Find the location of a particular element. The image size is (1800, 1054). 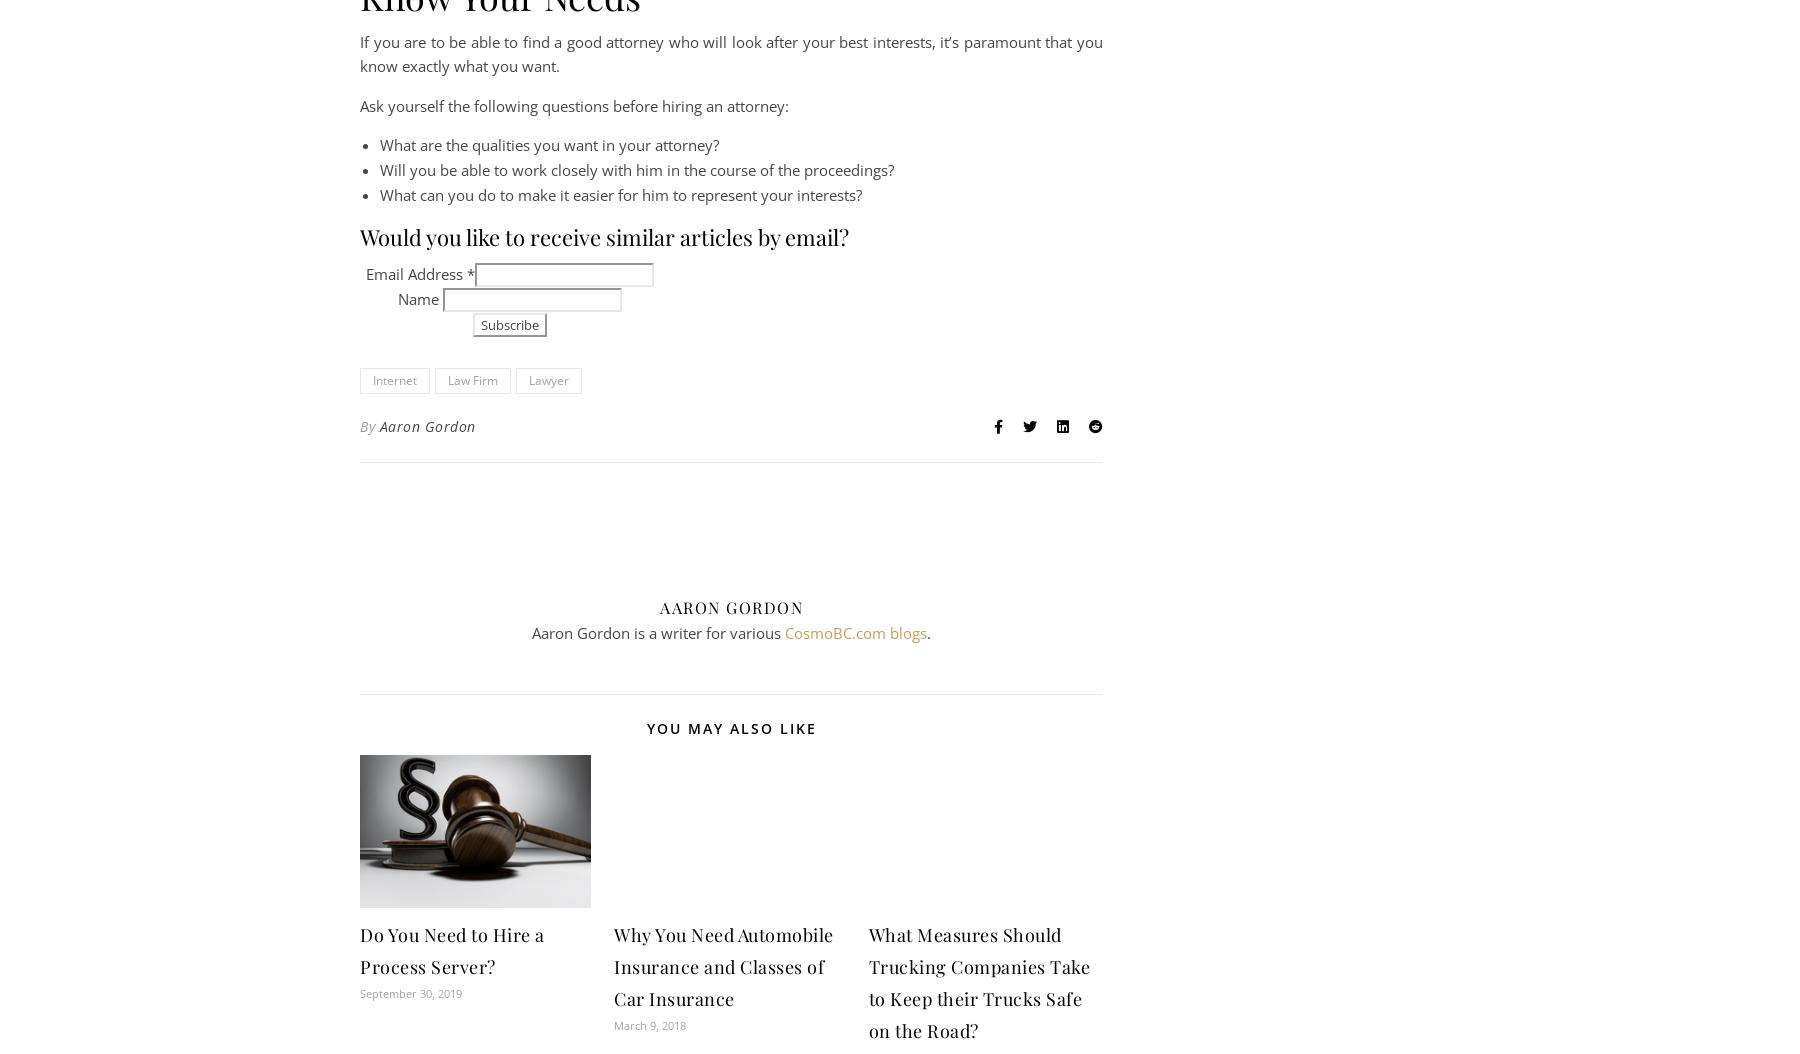

'By' is located at coordinates (369, 426).